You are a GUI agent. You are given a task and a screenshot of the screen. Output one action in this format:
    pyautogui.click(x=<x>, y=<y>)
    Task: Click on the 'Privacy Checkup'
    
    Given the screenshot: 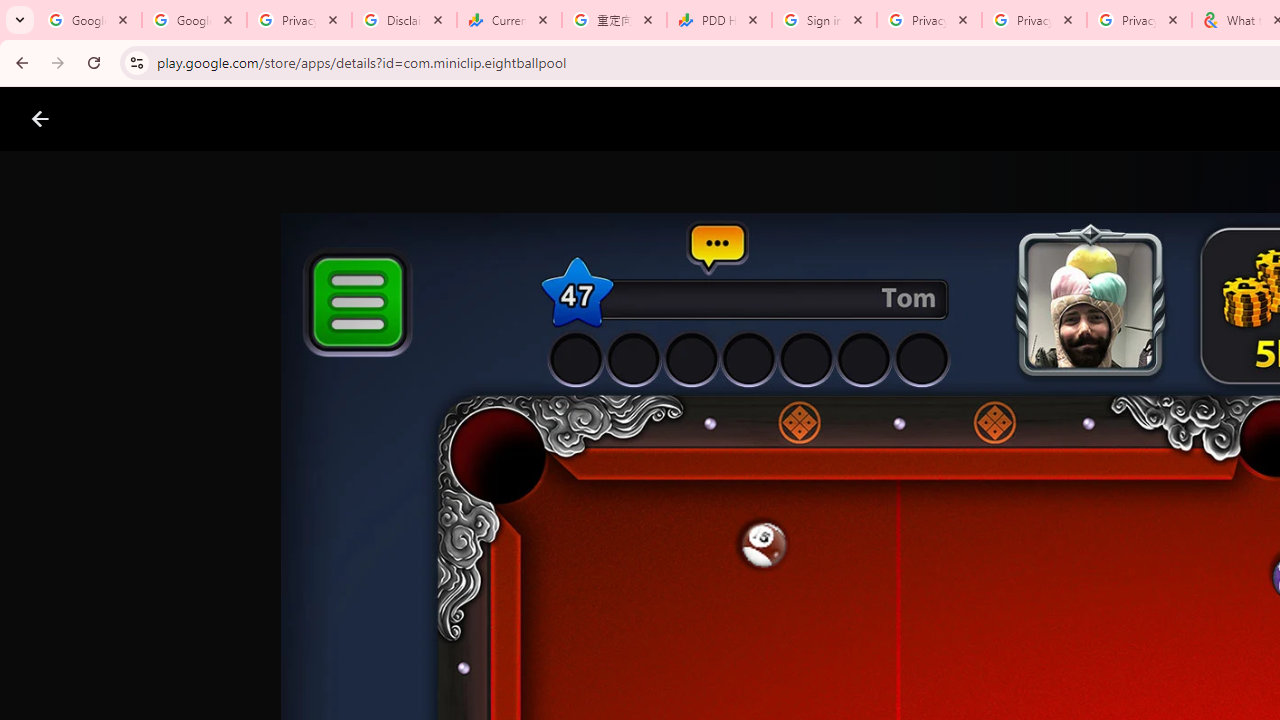 What is the action you would take?
    pyautogui.click(x=1034, y=20)
    